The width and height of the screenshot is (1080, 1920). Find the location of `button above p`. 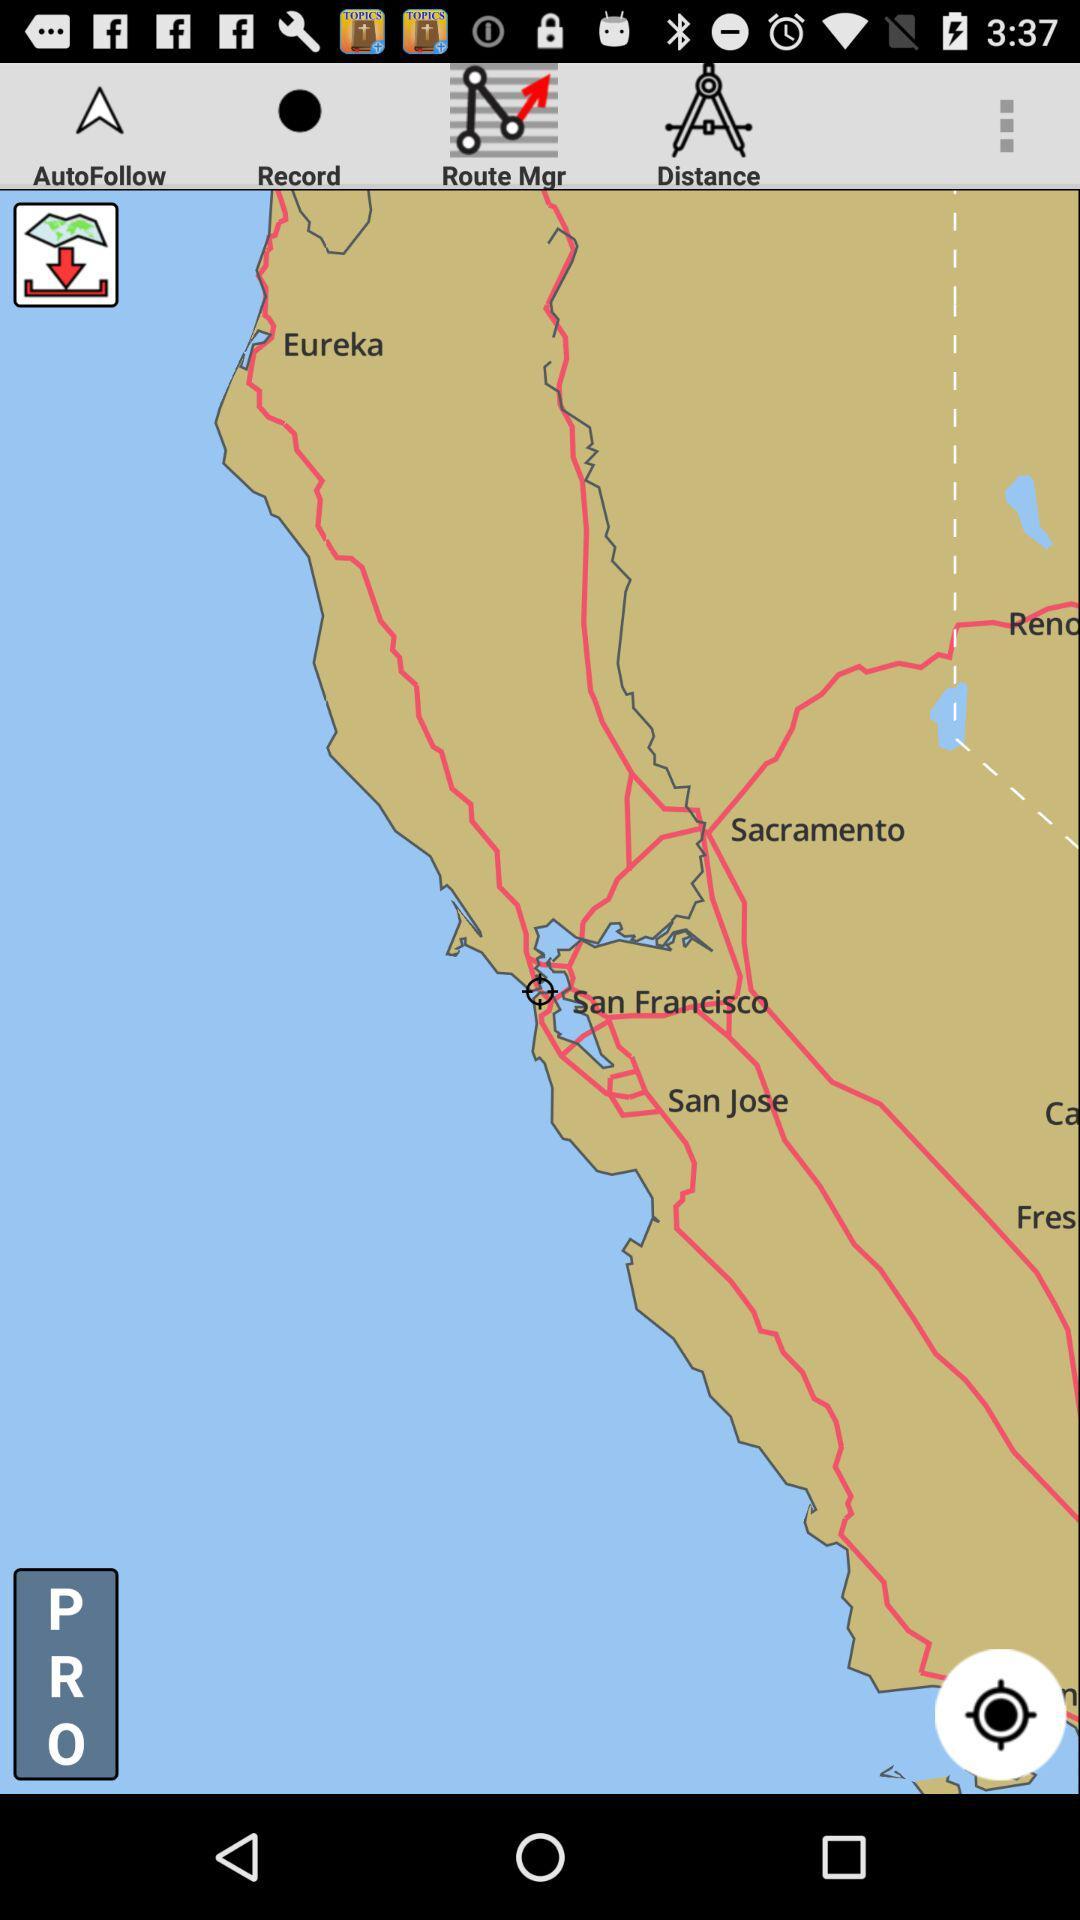

button above p is located at coordinates (64, 253).